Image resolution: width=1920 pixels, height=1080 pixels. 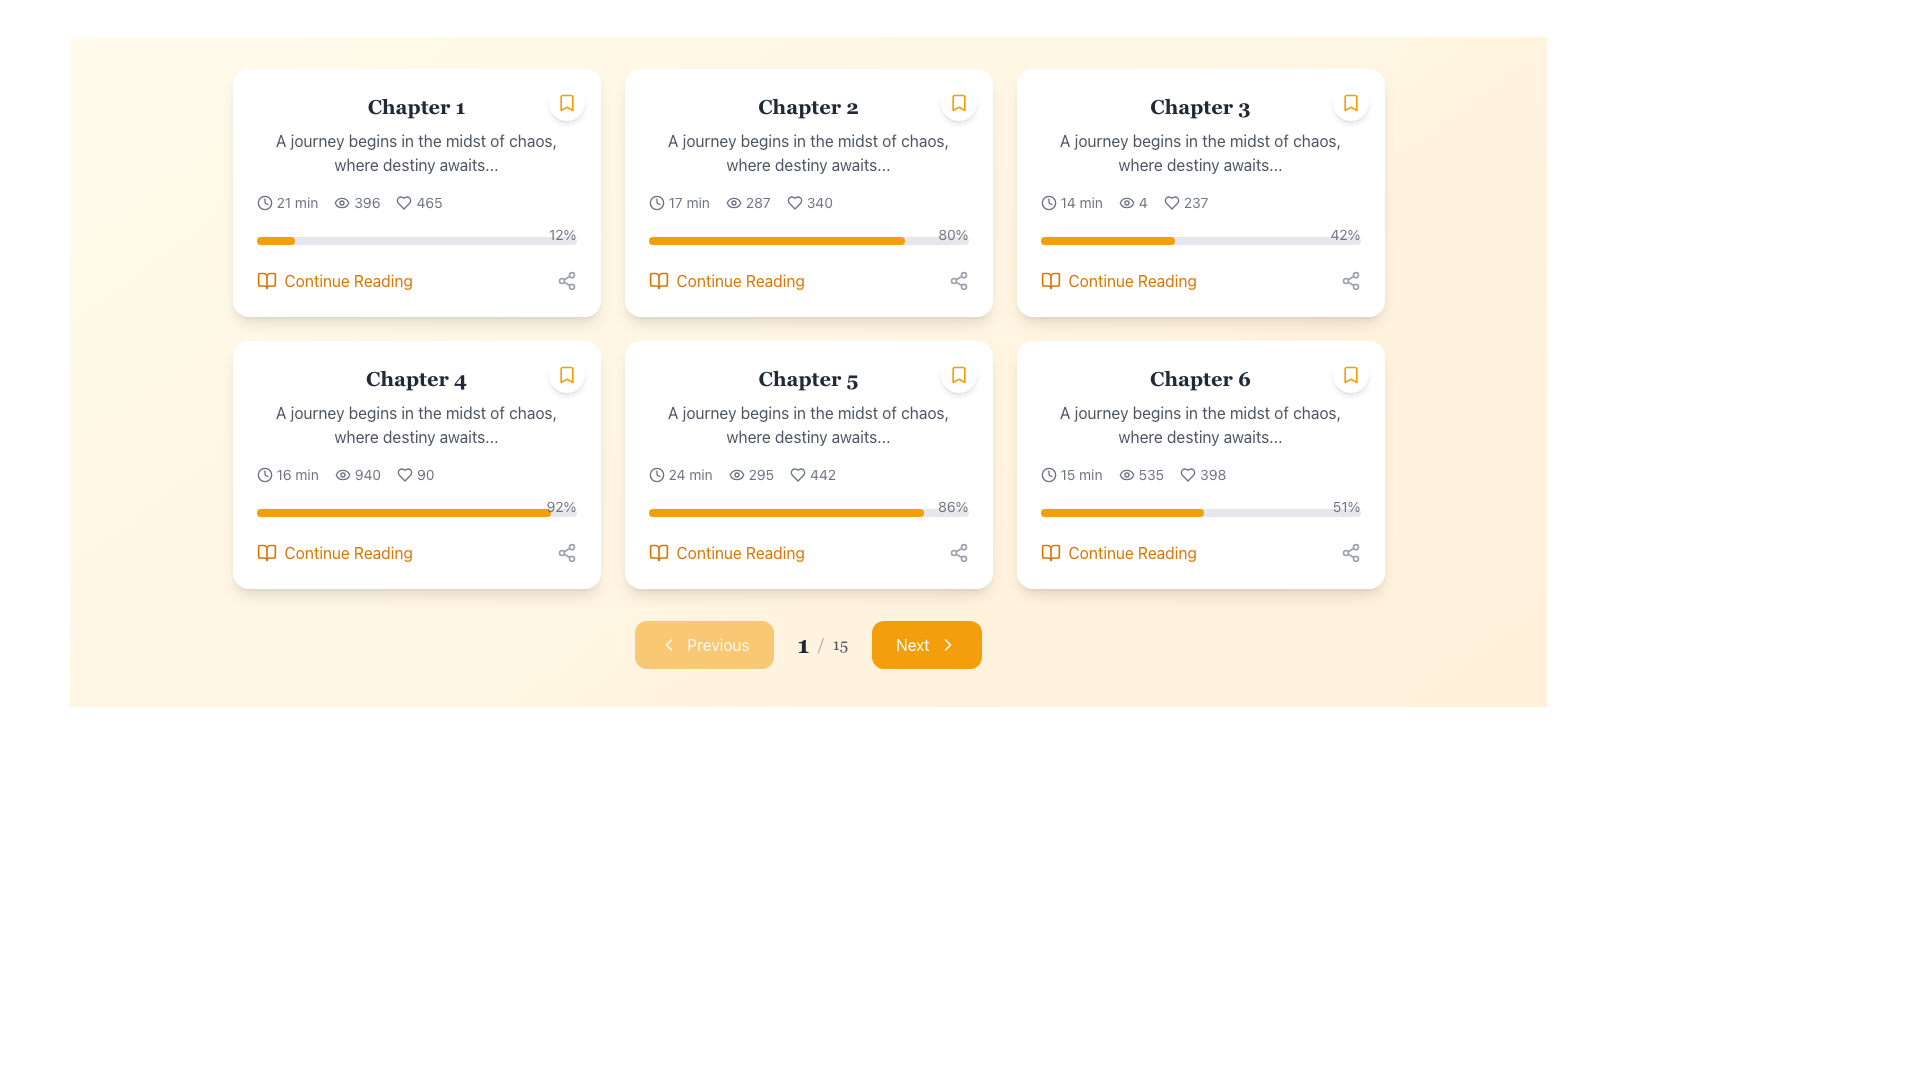 I want to click on the Content Description Text that provides an introduction to 'Chapter 5', located in the third card of the second row, so click(x=808, y=423).